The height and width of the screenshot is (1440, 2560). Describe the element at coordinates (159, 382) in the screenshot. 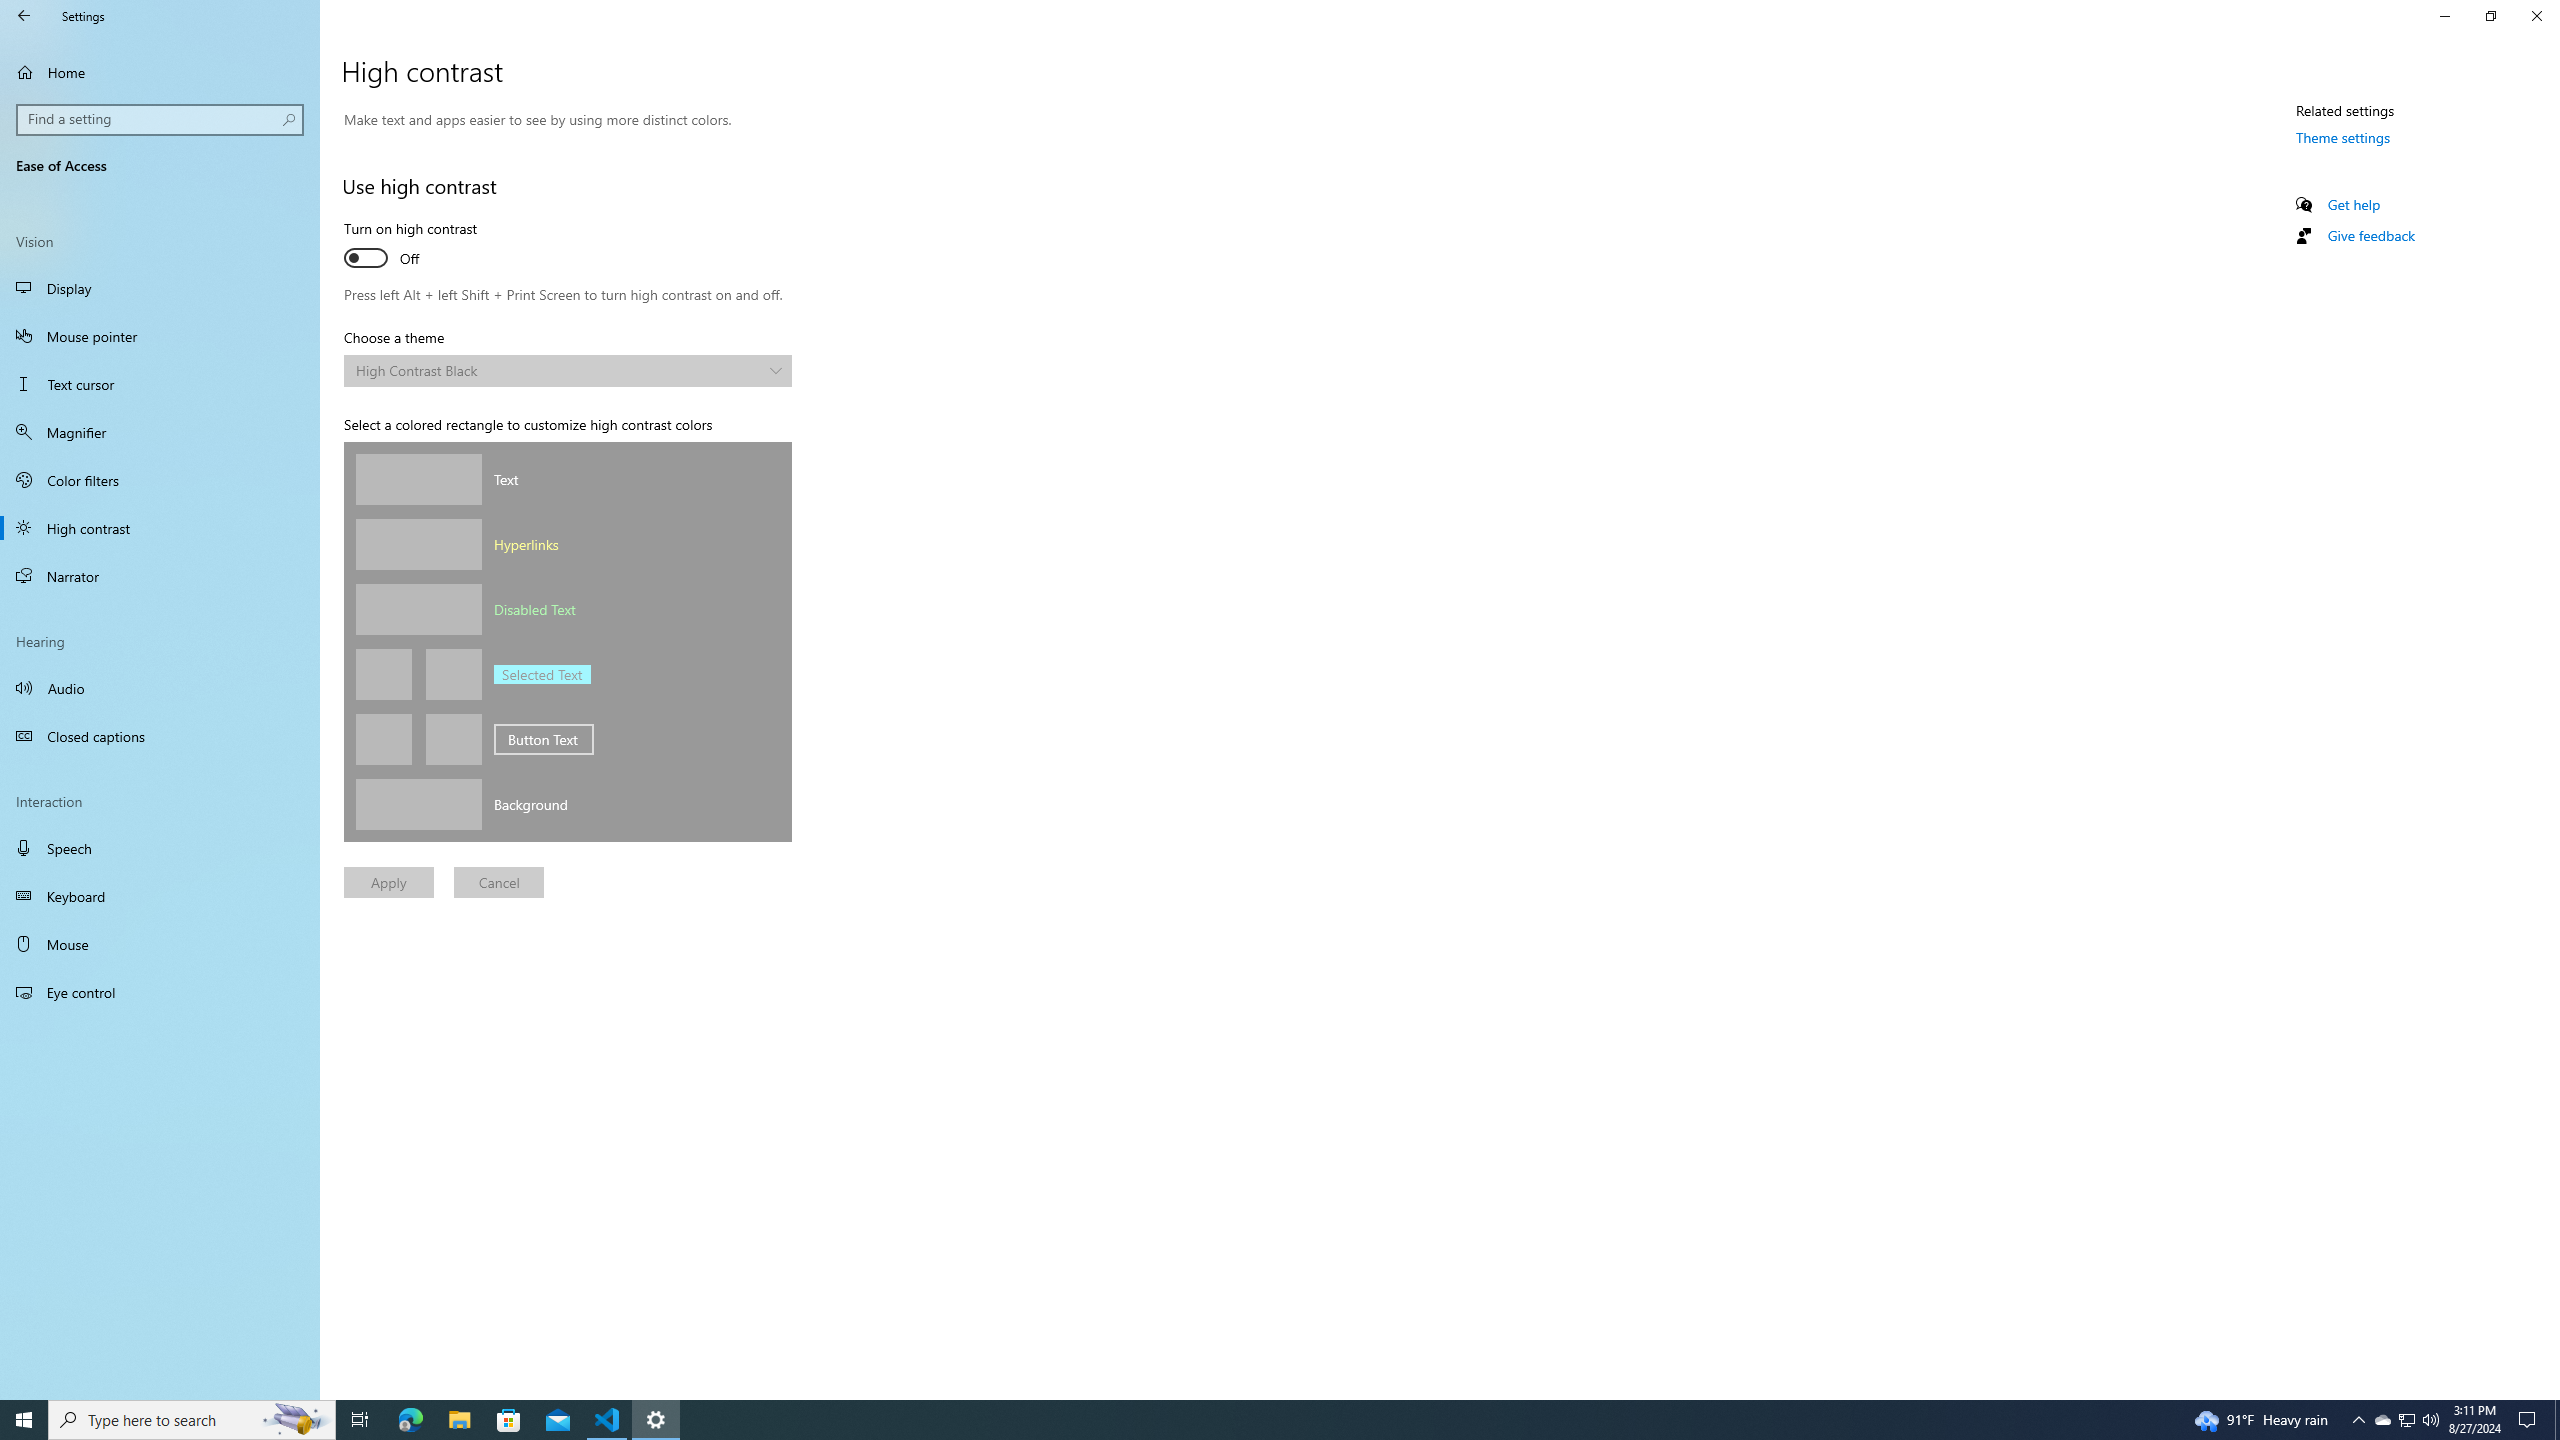

I see `'Text cursor'` at that location.